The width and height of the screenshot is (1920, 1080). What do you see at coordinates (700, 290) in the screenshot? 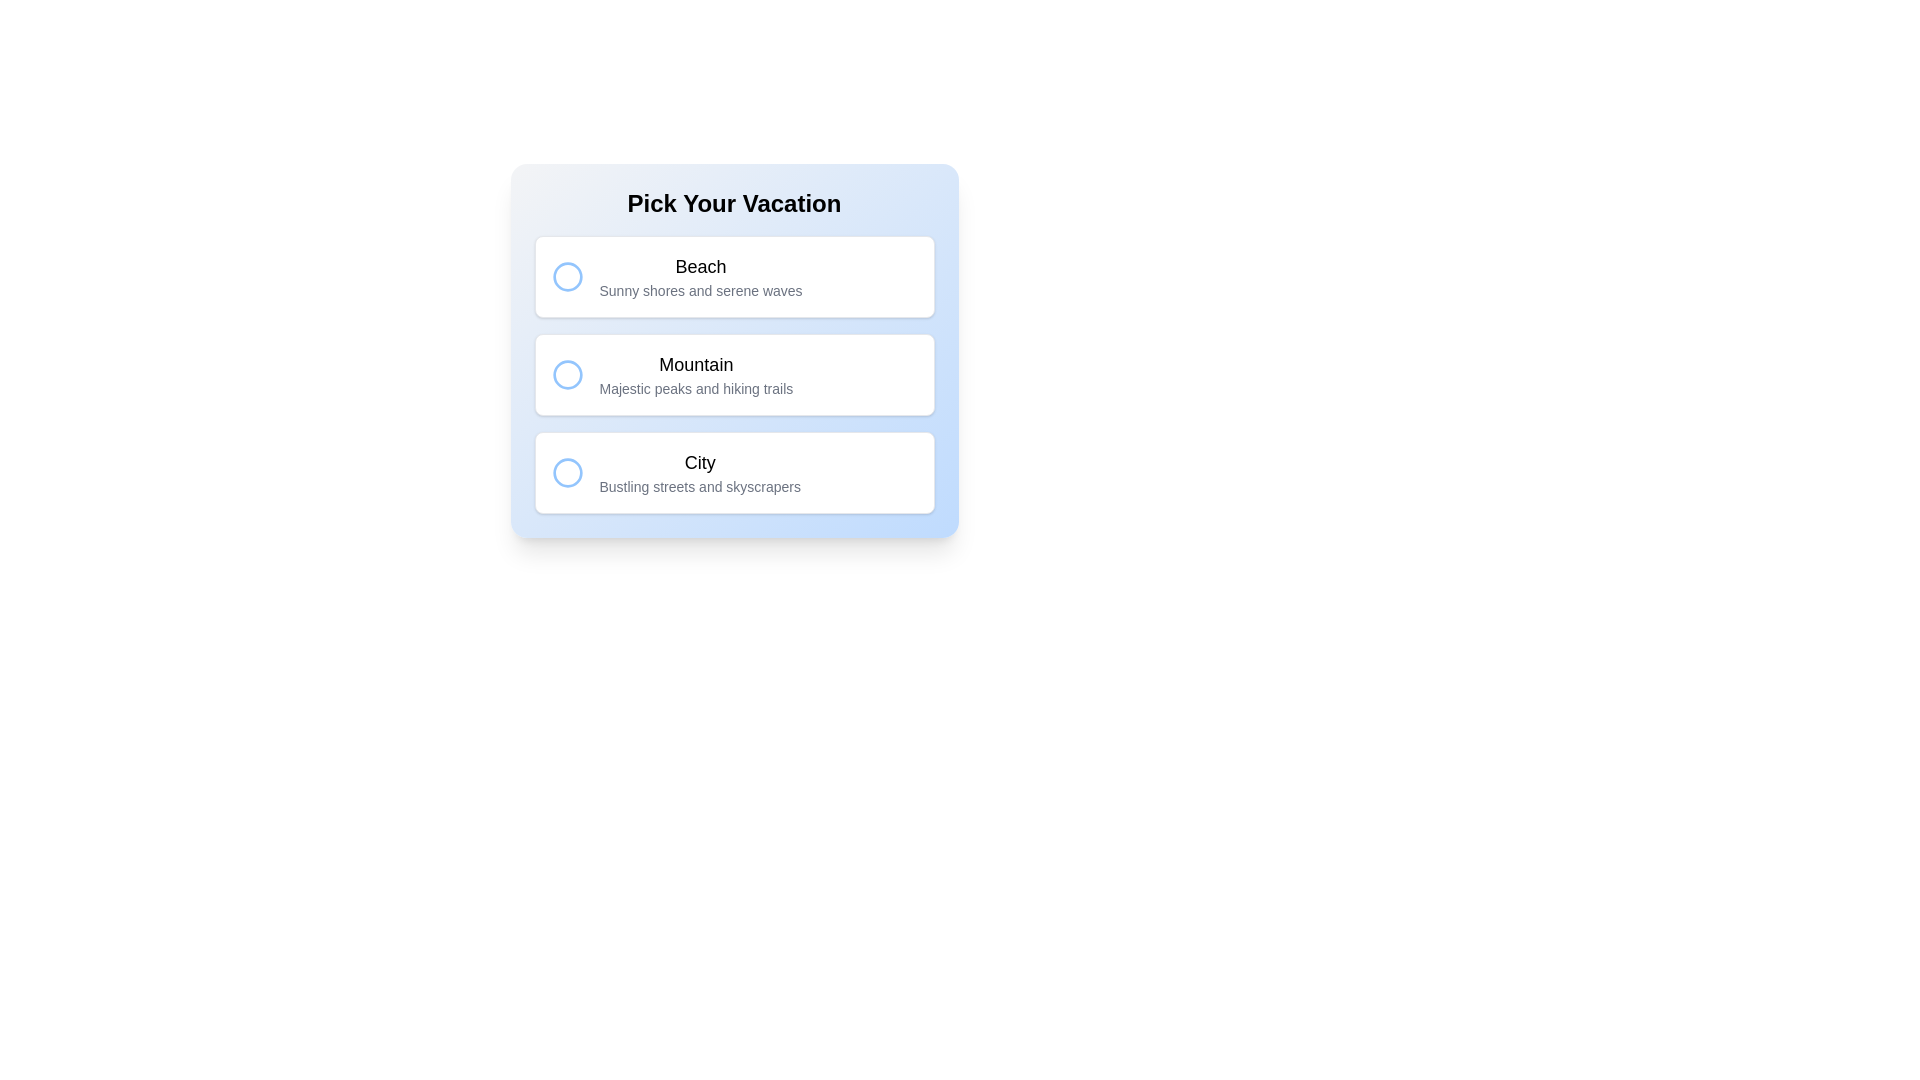
I see `the static text 'Sunny shores and serene waves' located directly under the main heading 'Beach', which provides additional context about the selection option` at bounding box center [700, 290].